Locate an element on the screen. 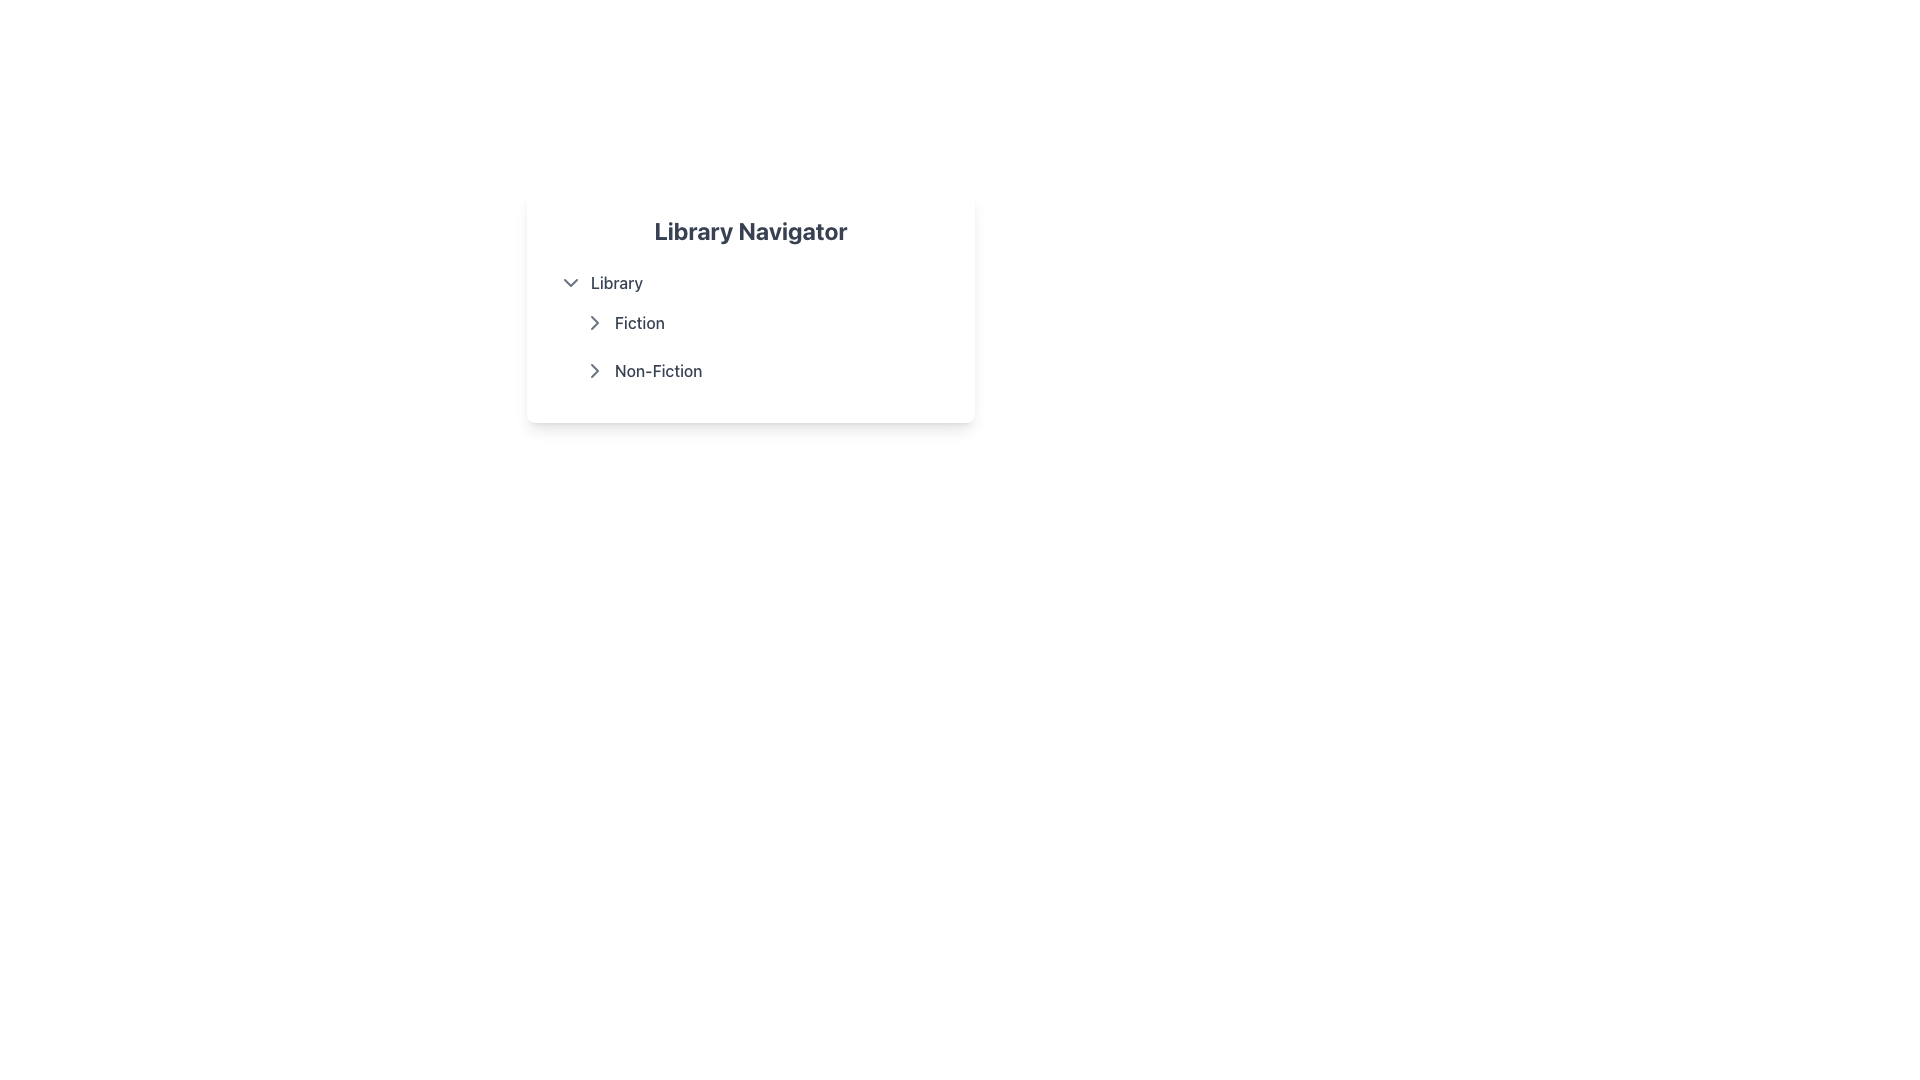 This screenshot has width=1920, height=1080. the 'Fiction' Expandable List Item, which features a right-pointing triangle indicating a collapsible menu, located centrally under the 'Library' section is located at coordinates (762, 322).